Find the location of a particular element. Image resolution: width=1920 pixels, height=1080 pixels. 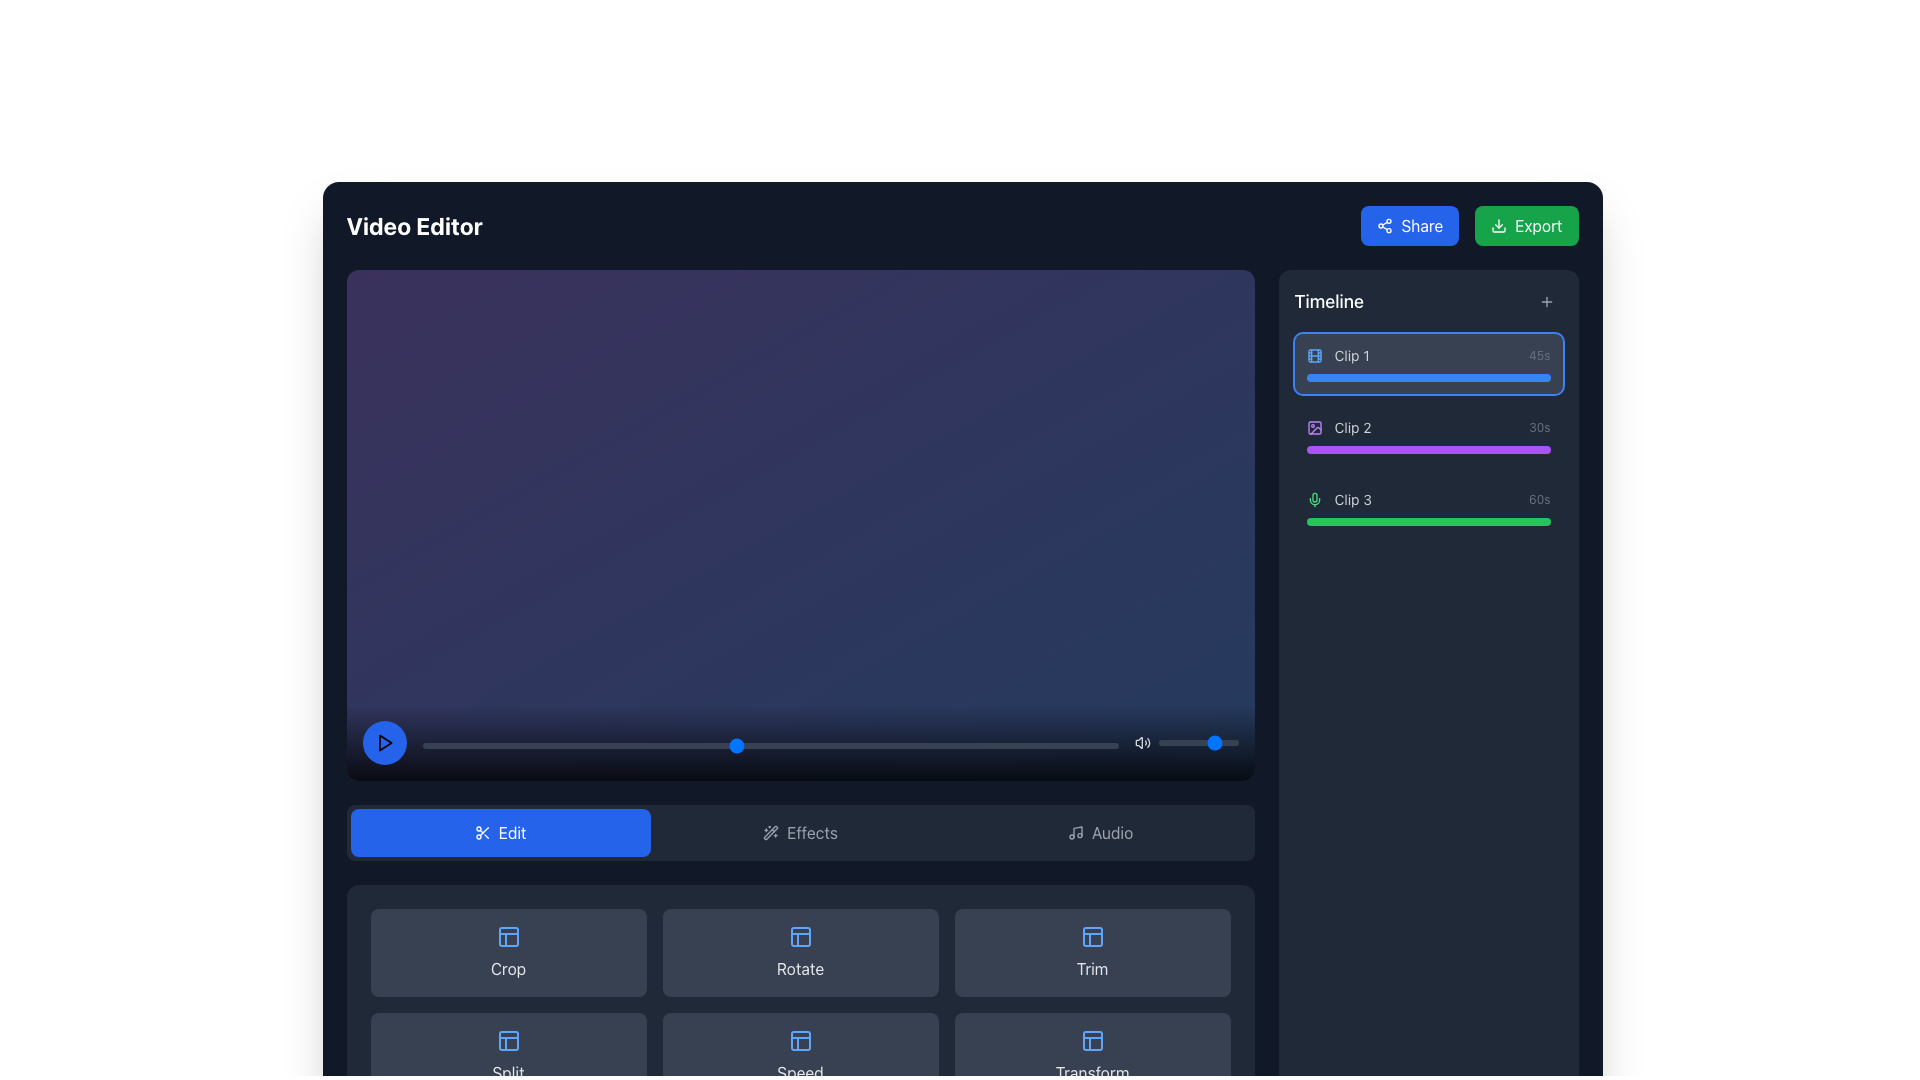

the small rounded rectangle with a blue background located inside the grid layout in the editing controls section is located at coordinates (800, 936).